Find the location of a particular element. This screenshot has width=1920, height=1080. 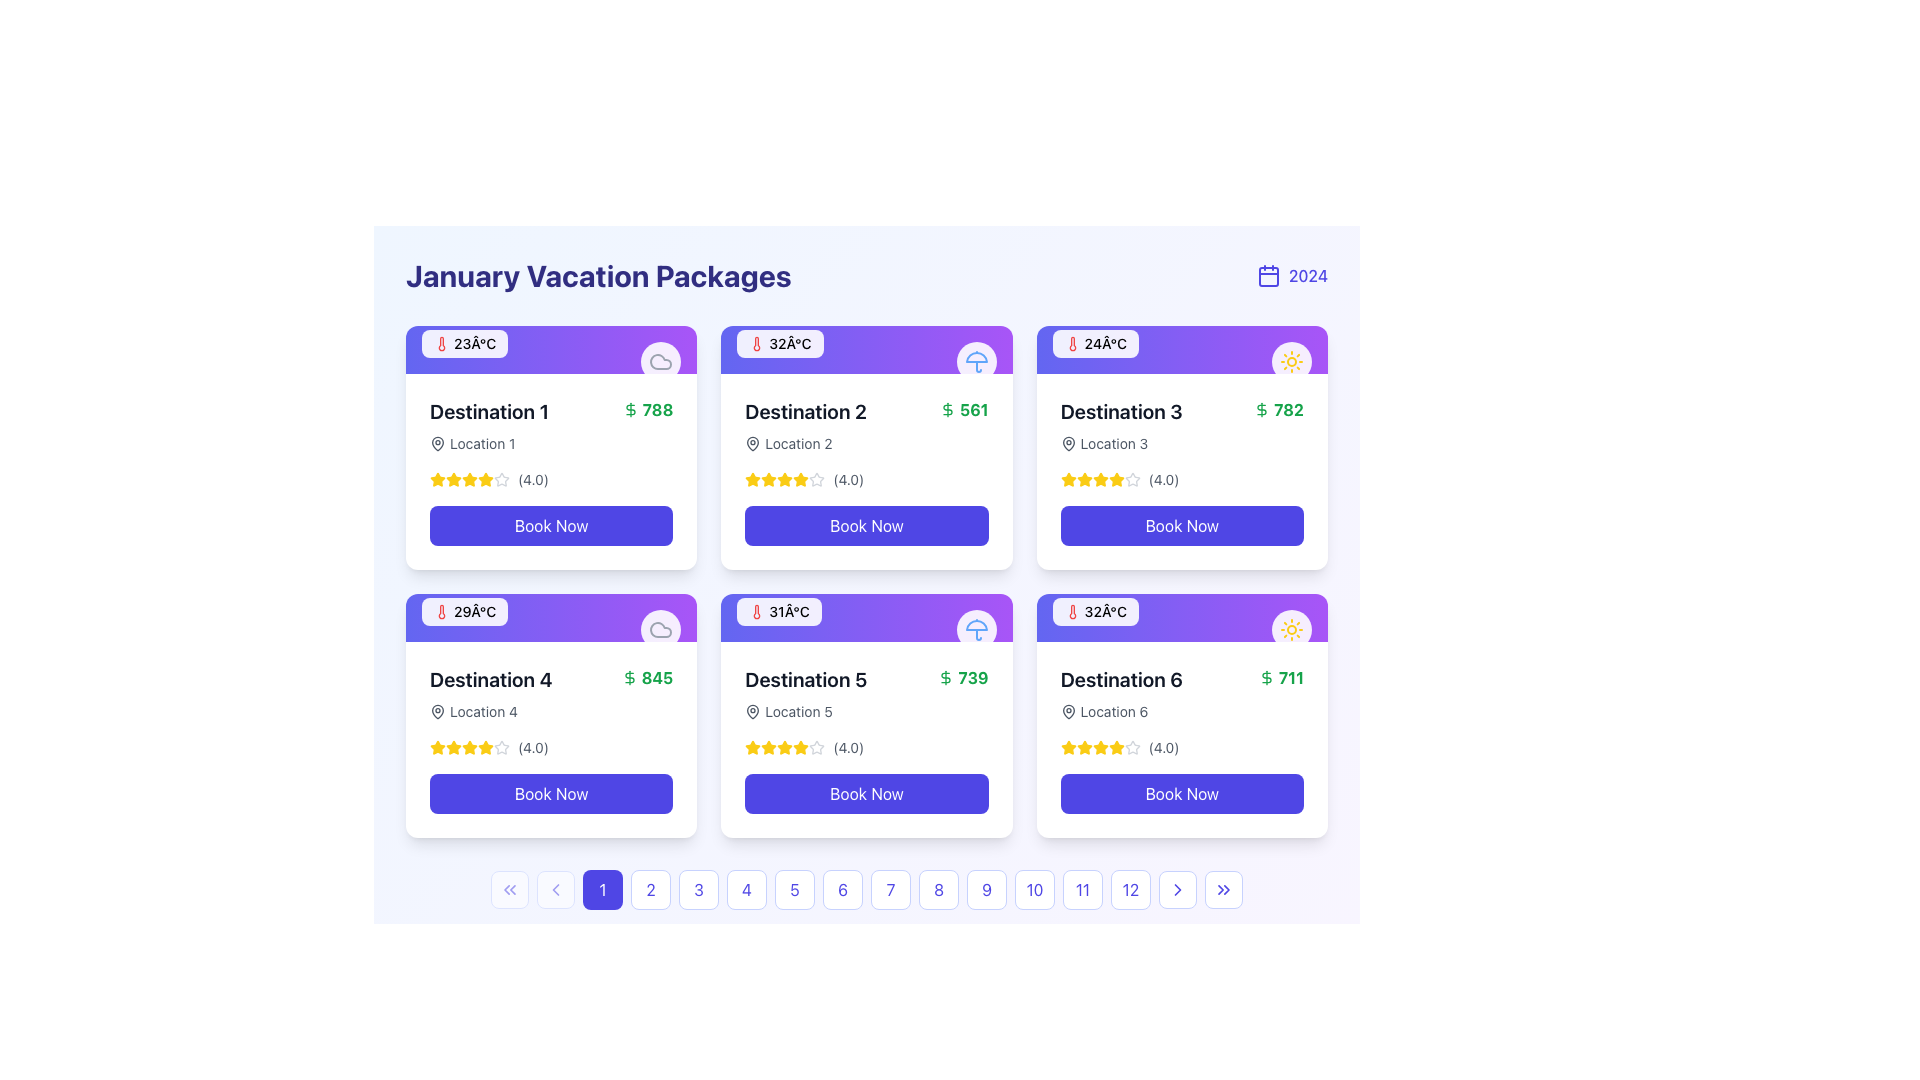

the fifth star icon in the rating section of the card for 'Destination 6' to interact with it is located at coordinates (1132, 747).